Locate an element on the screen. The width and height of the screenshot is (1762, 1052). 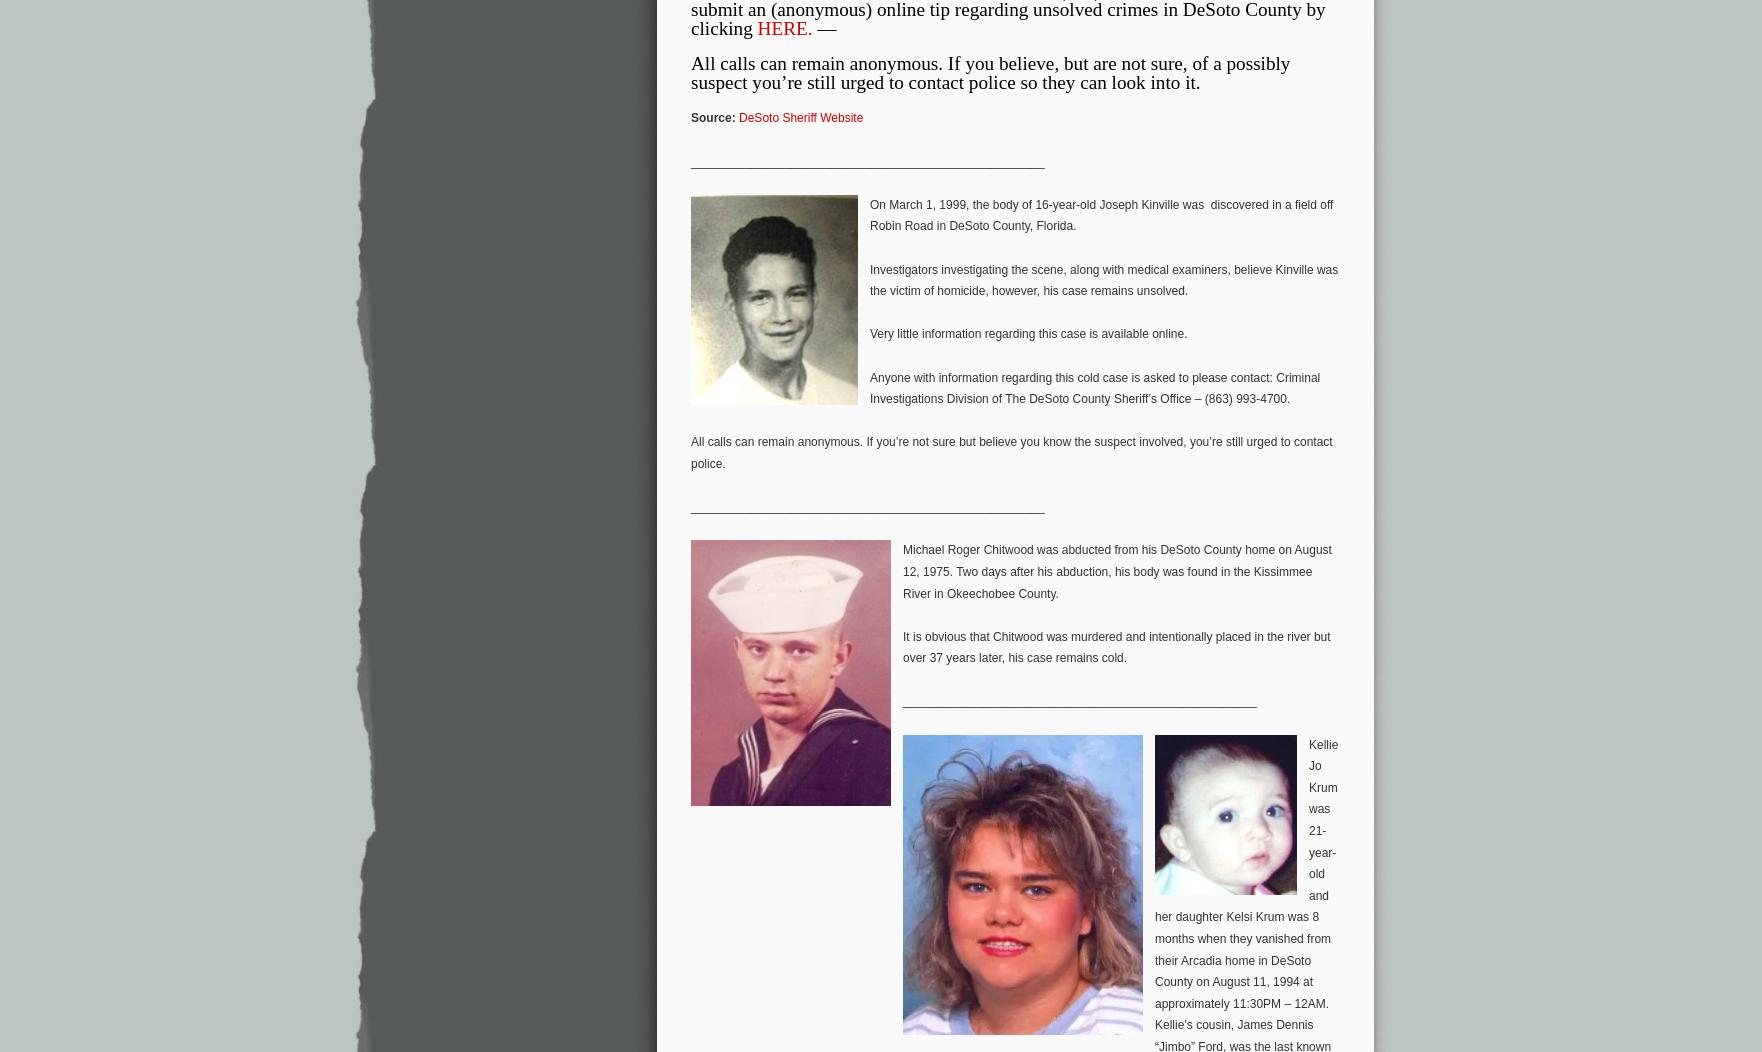
'Anyone with information regarding this cold case is asked to please contact: Criminal Investigations Division of The DeSoto County Sheriff’s Office – (863) 993-4700.' is located at coordinates (1095, 387).